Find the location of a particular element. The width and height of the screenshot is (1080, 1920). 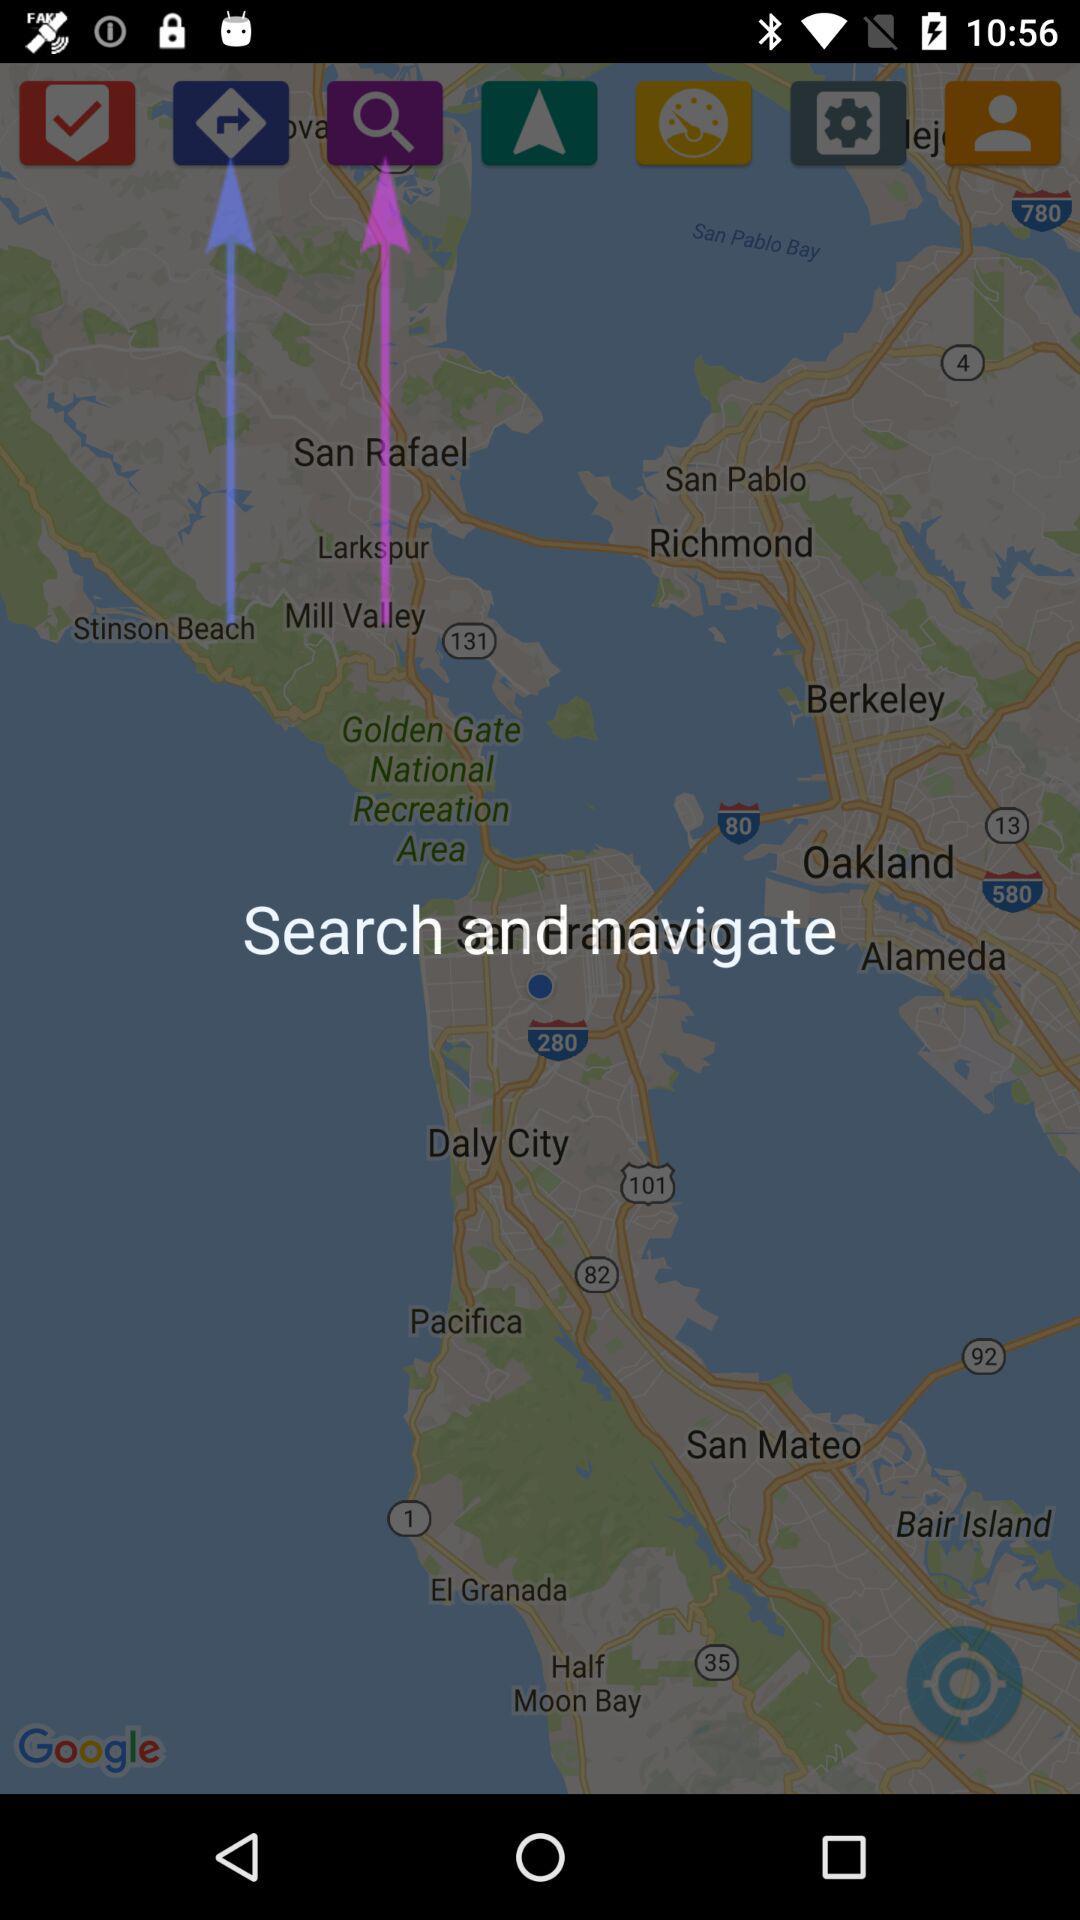

the avatar icon is located at coordinates (1002, 121).